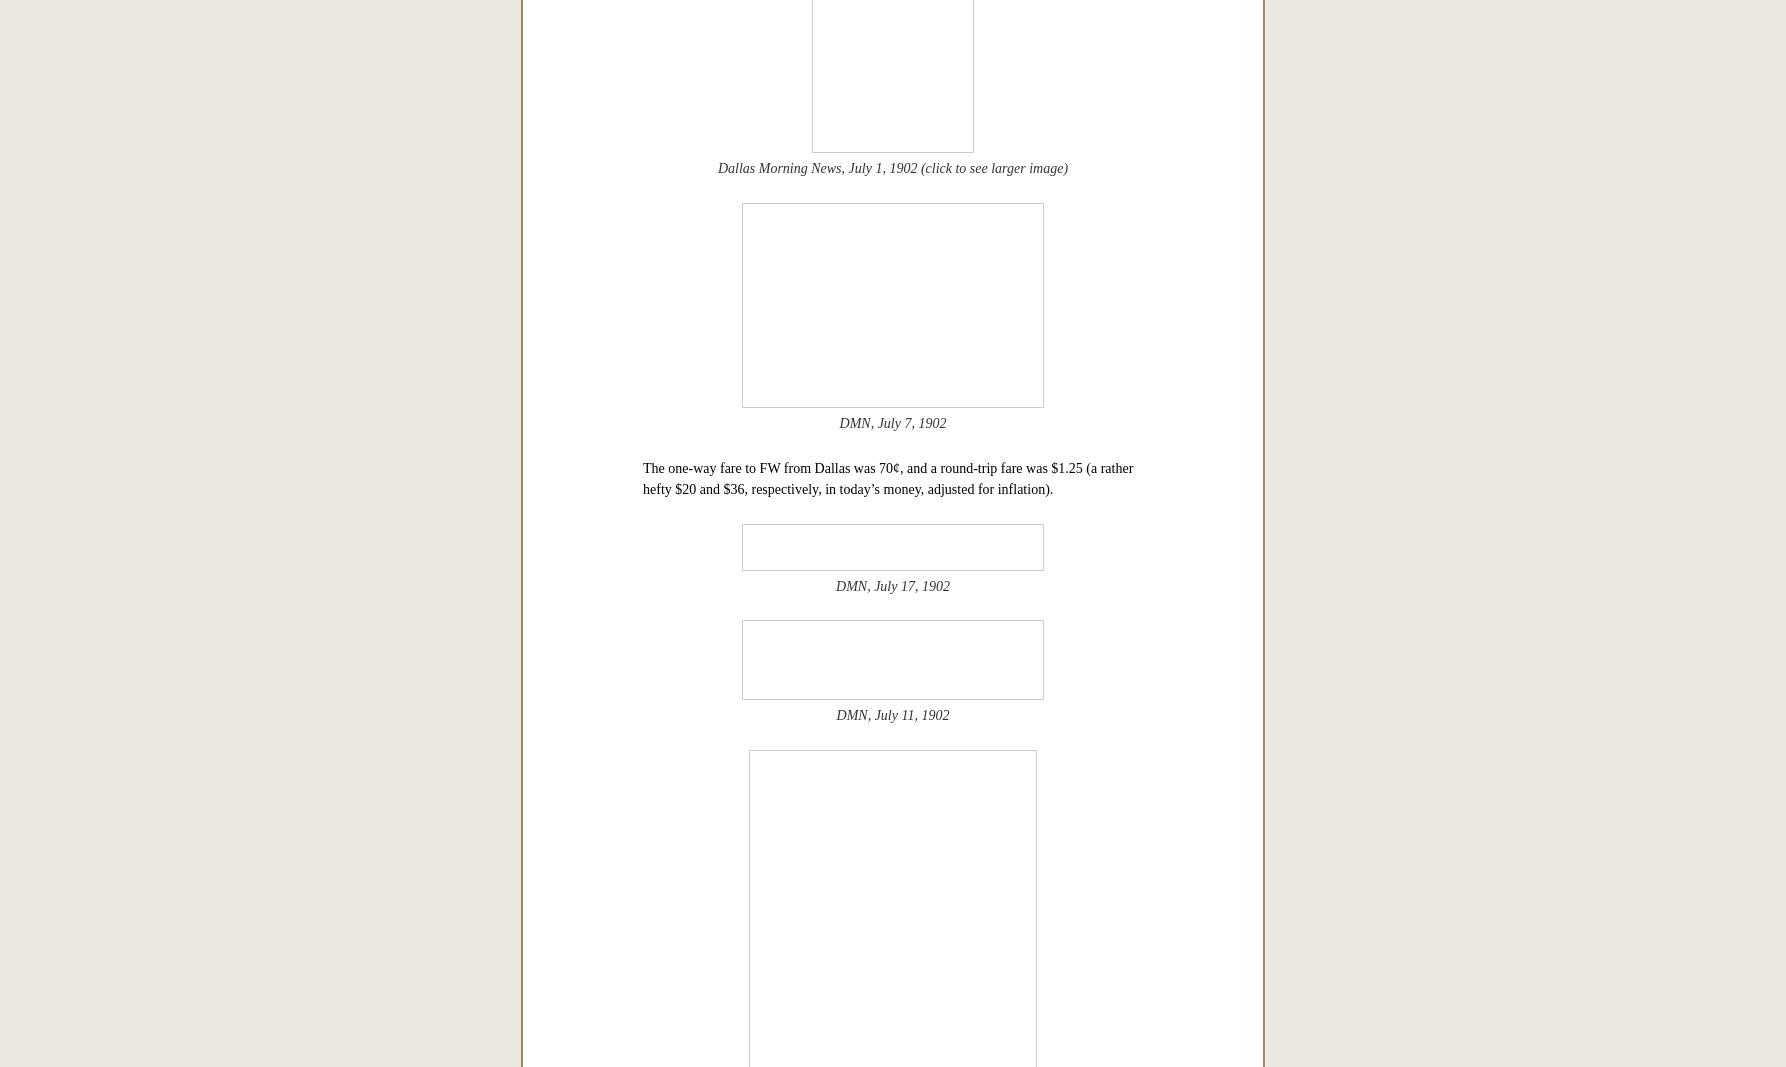 This screenshot has height=1067, width=1786. Describe the element at coordinates (888, 356) in the screenshot. I see `'(the 10-page article “The System of the Northern Texas Traction Company” begins on p. 82). (Lots on “Lake Erie” at Handley can also  be found in this article.)'` at that location.